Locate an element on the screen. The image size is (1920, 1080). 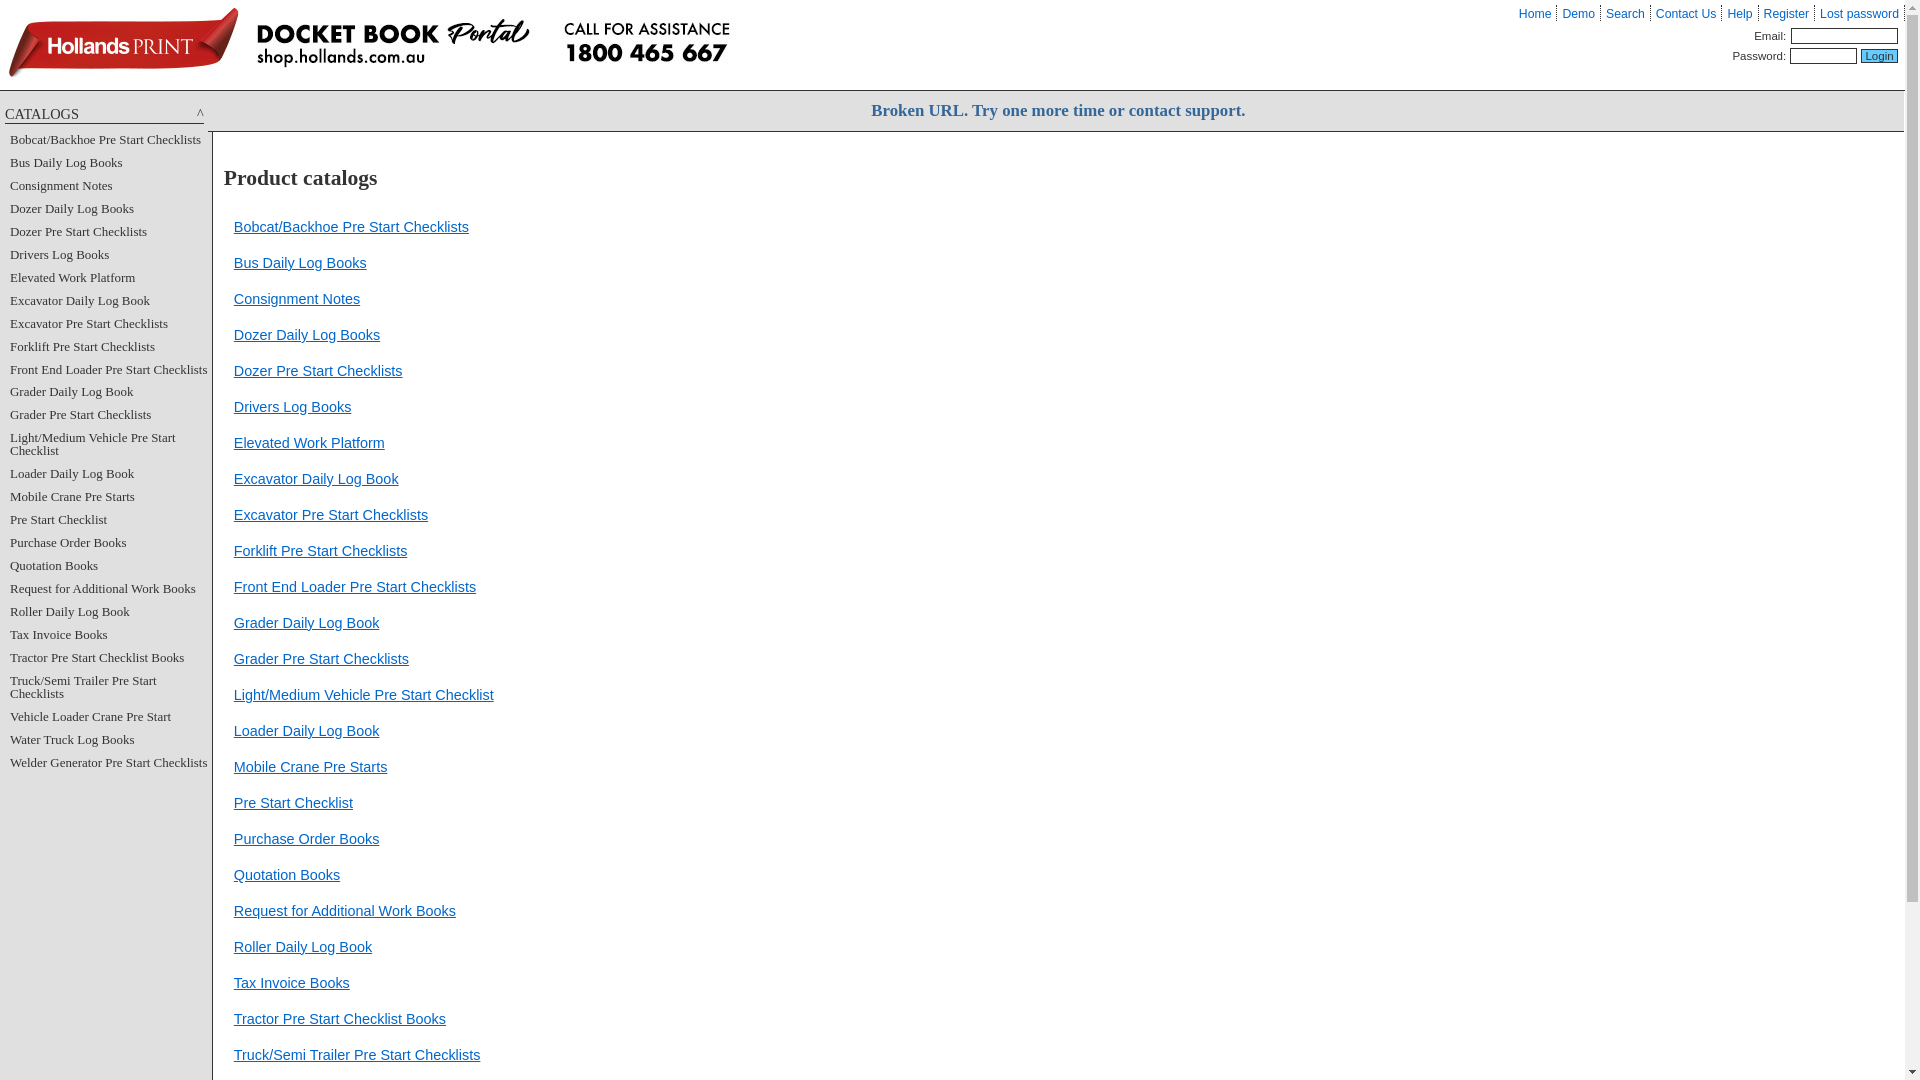
'Request for Additional Work Books' is located at coordinates (9, 587).